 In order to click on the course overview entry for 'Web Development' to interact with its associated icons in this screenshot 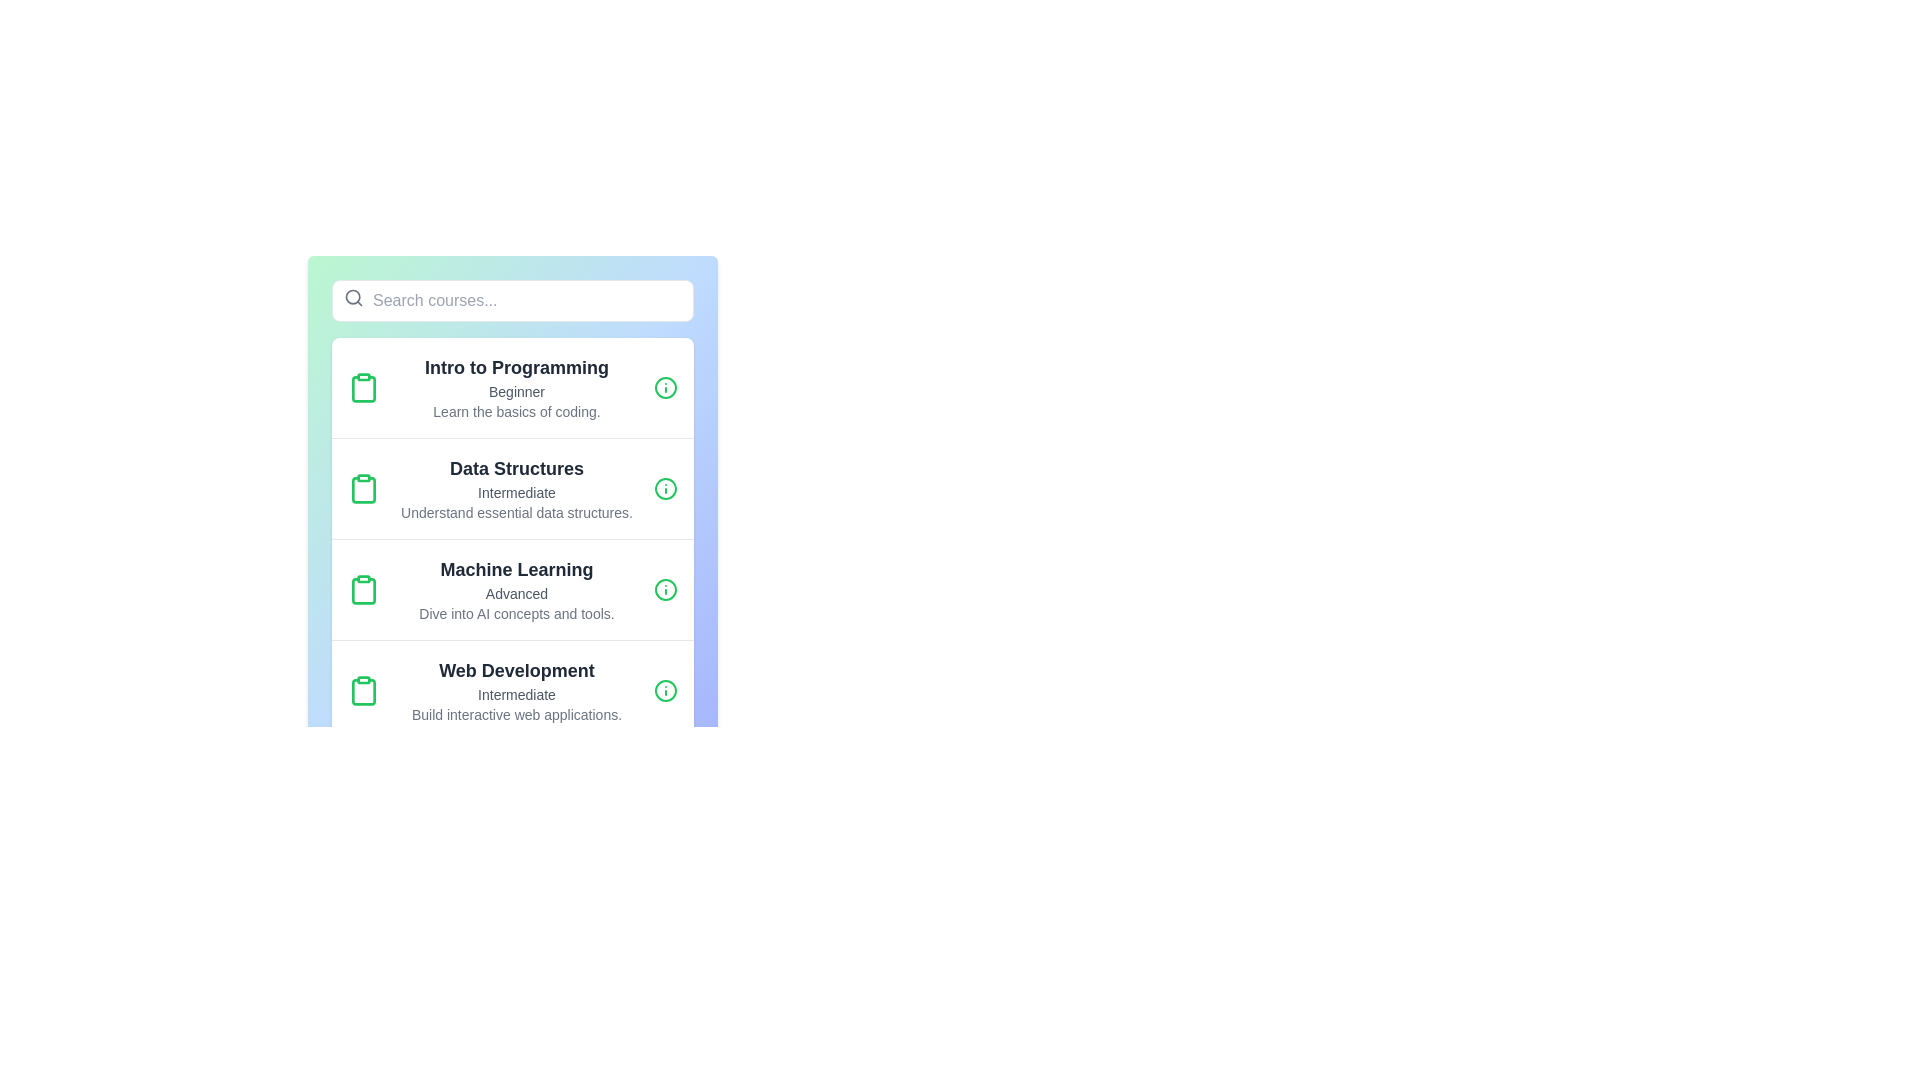, I will do `click(513, 689)`.